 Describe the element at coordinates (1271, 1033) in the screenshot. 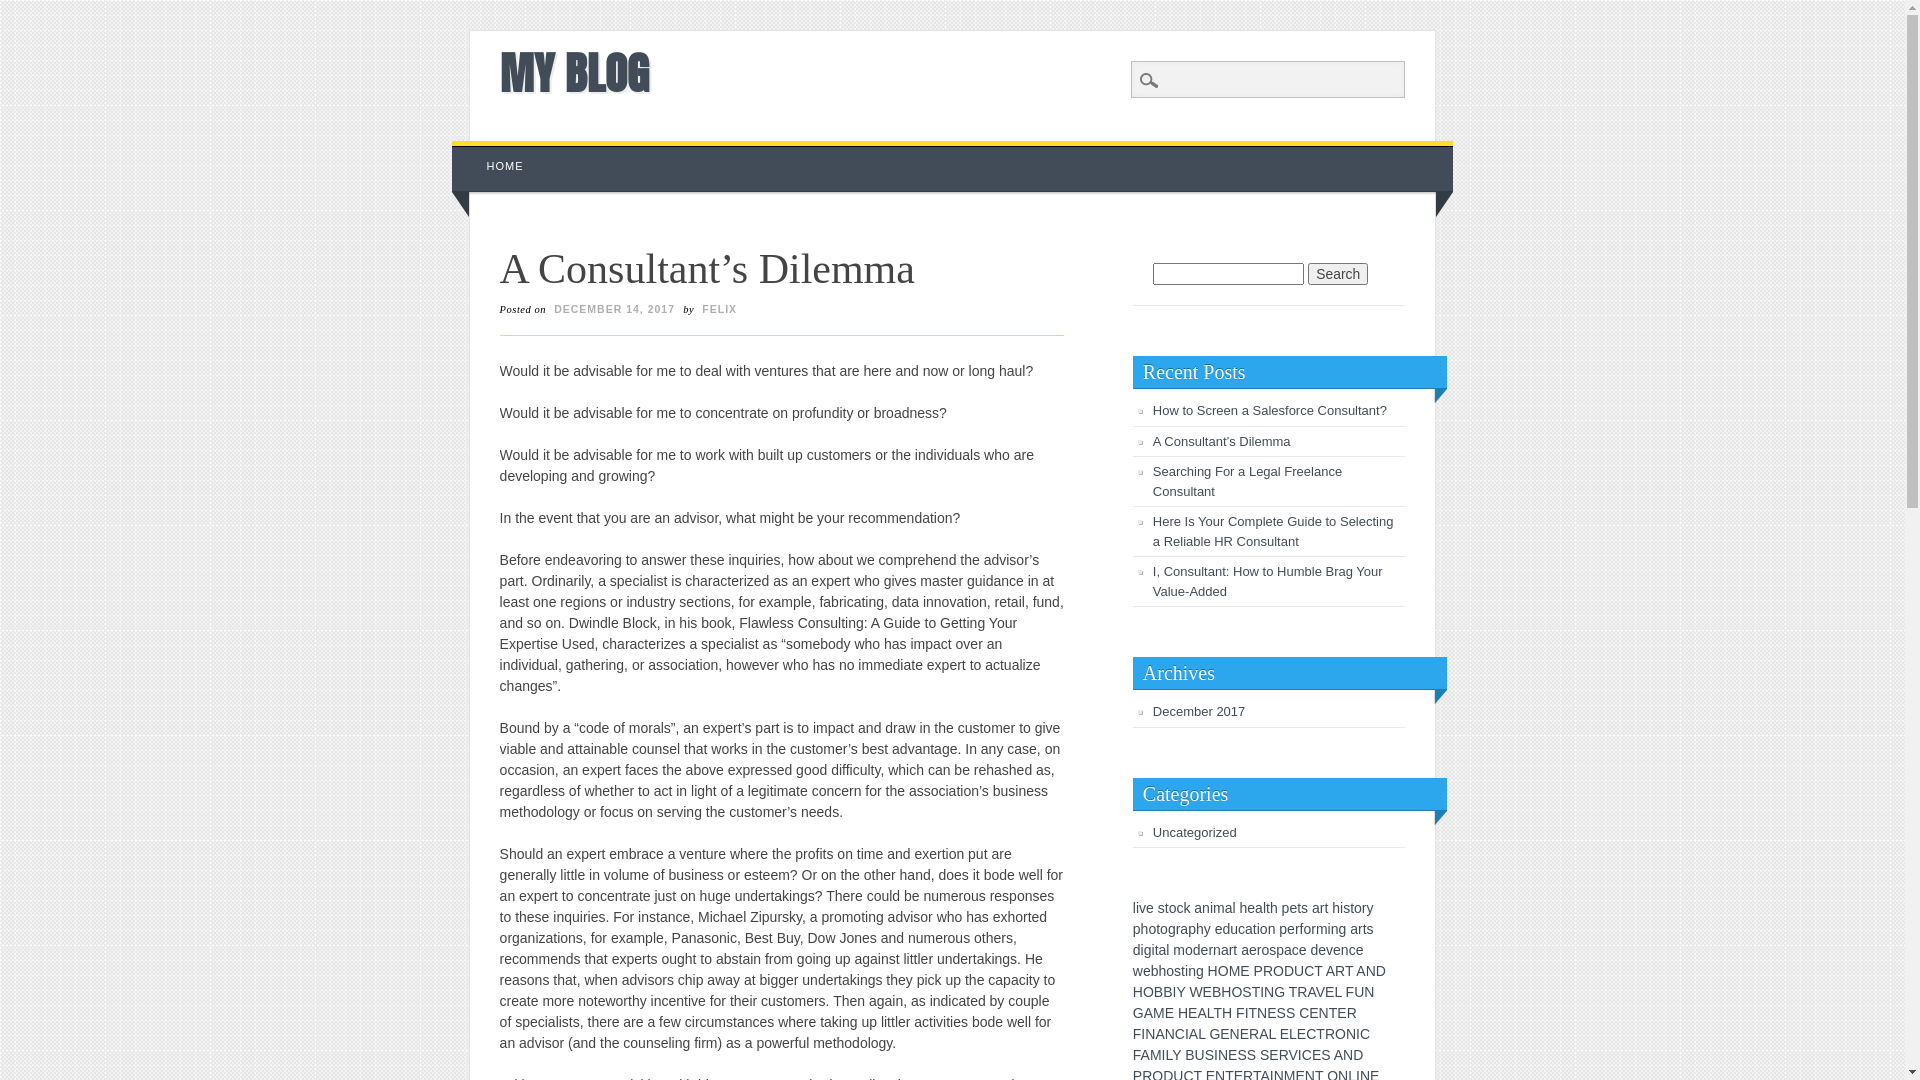

I see `'L'` at that location.